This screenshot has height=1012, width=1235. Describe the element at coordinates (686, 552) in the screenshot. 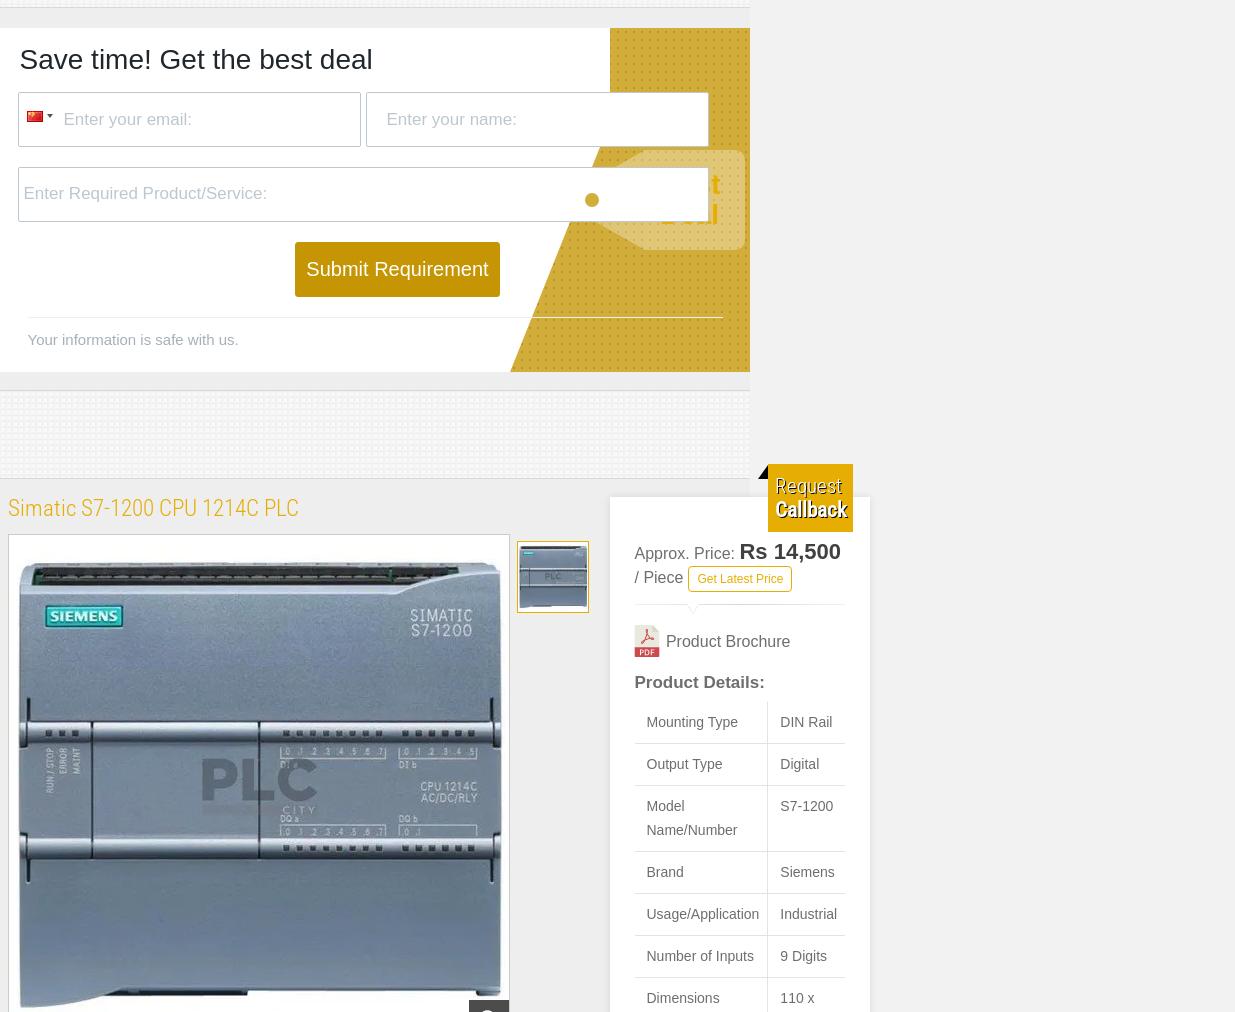

I see `'Approx. Price:'` at that location.